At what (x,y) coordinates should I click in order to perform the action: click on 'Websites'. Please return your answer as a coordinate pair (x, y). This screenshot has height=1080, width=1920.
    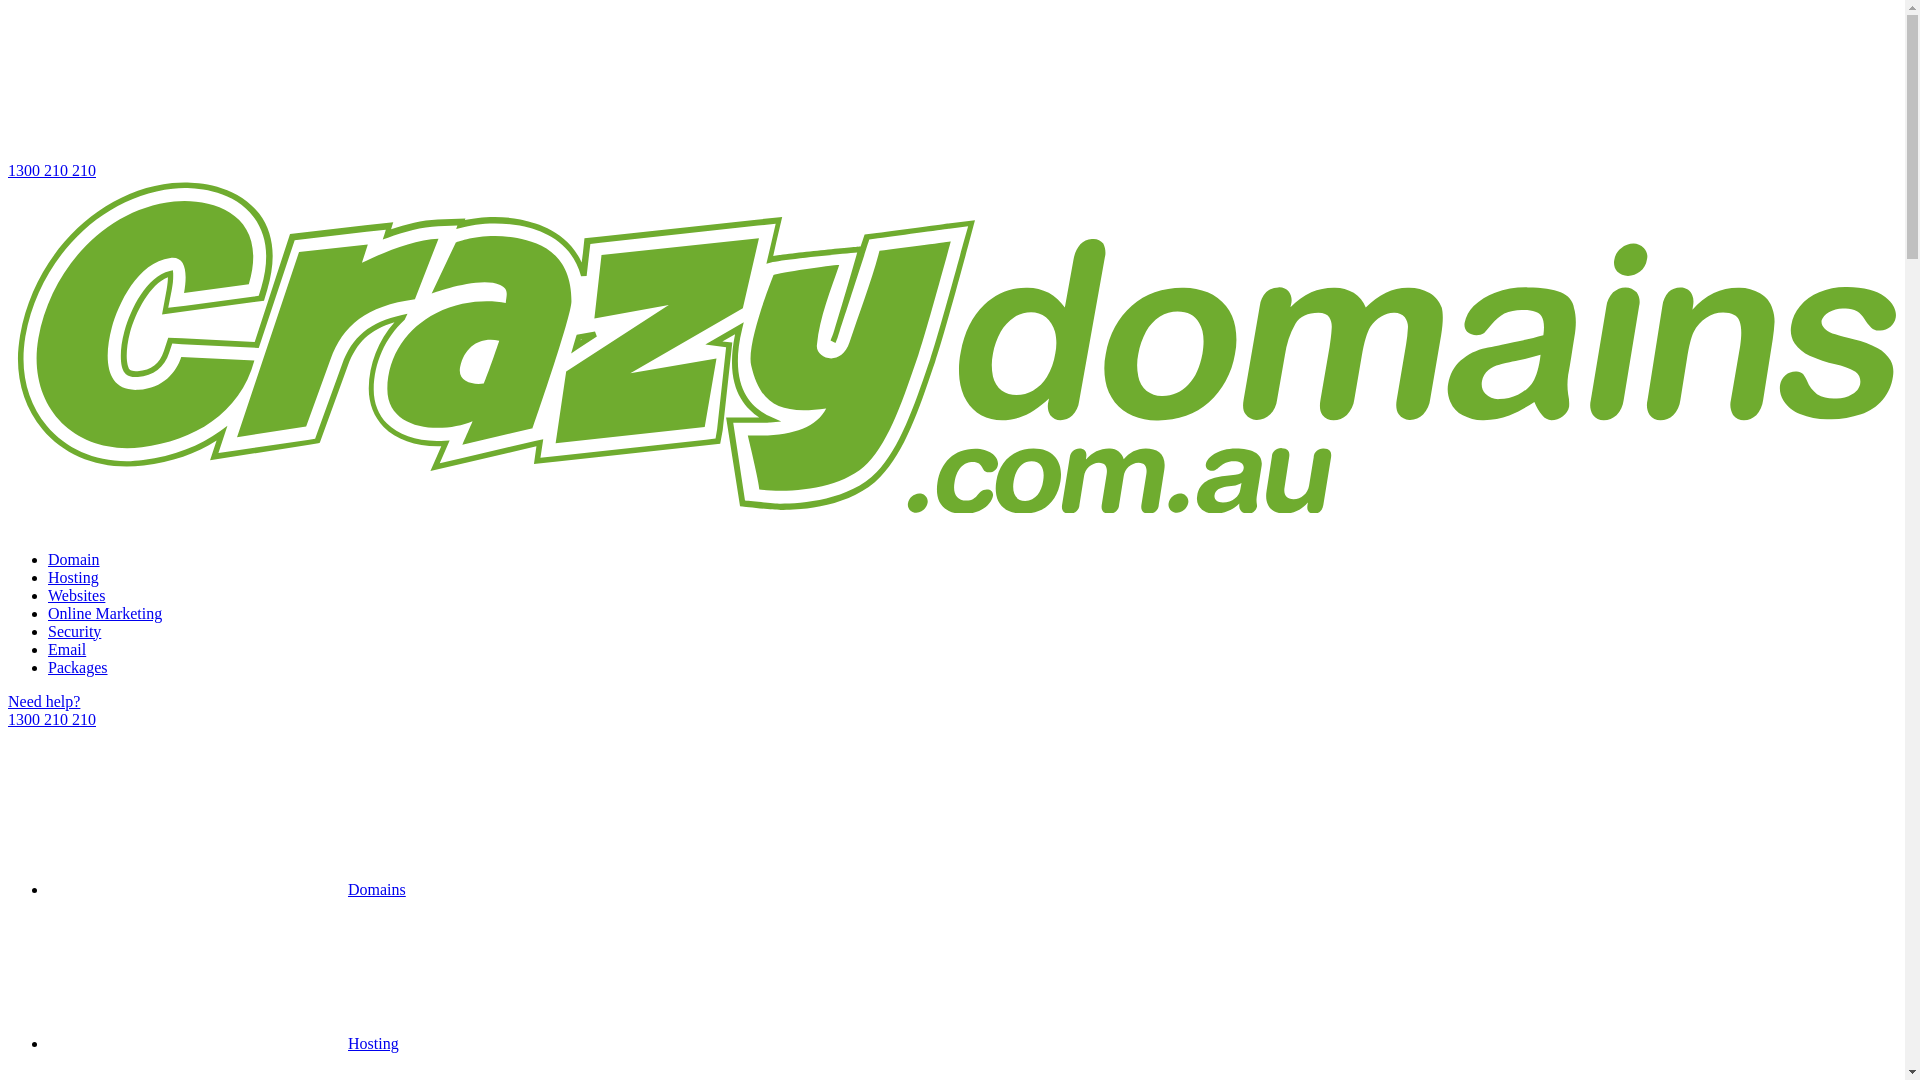
    Looking at the image, I should click on (76, 594).